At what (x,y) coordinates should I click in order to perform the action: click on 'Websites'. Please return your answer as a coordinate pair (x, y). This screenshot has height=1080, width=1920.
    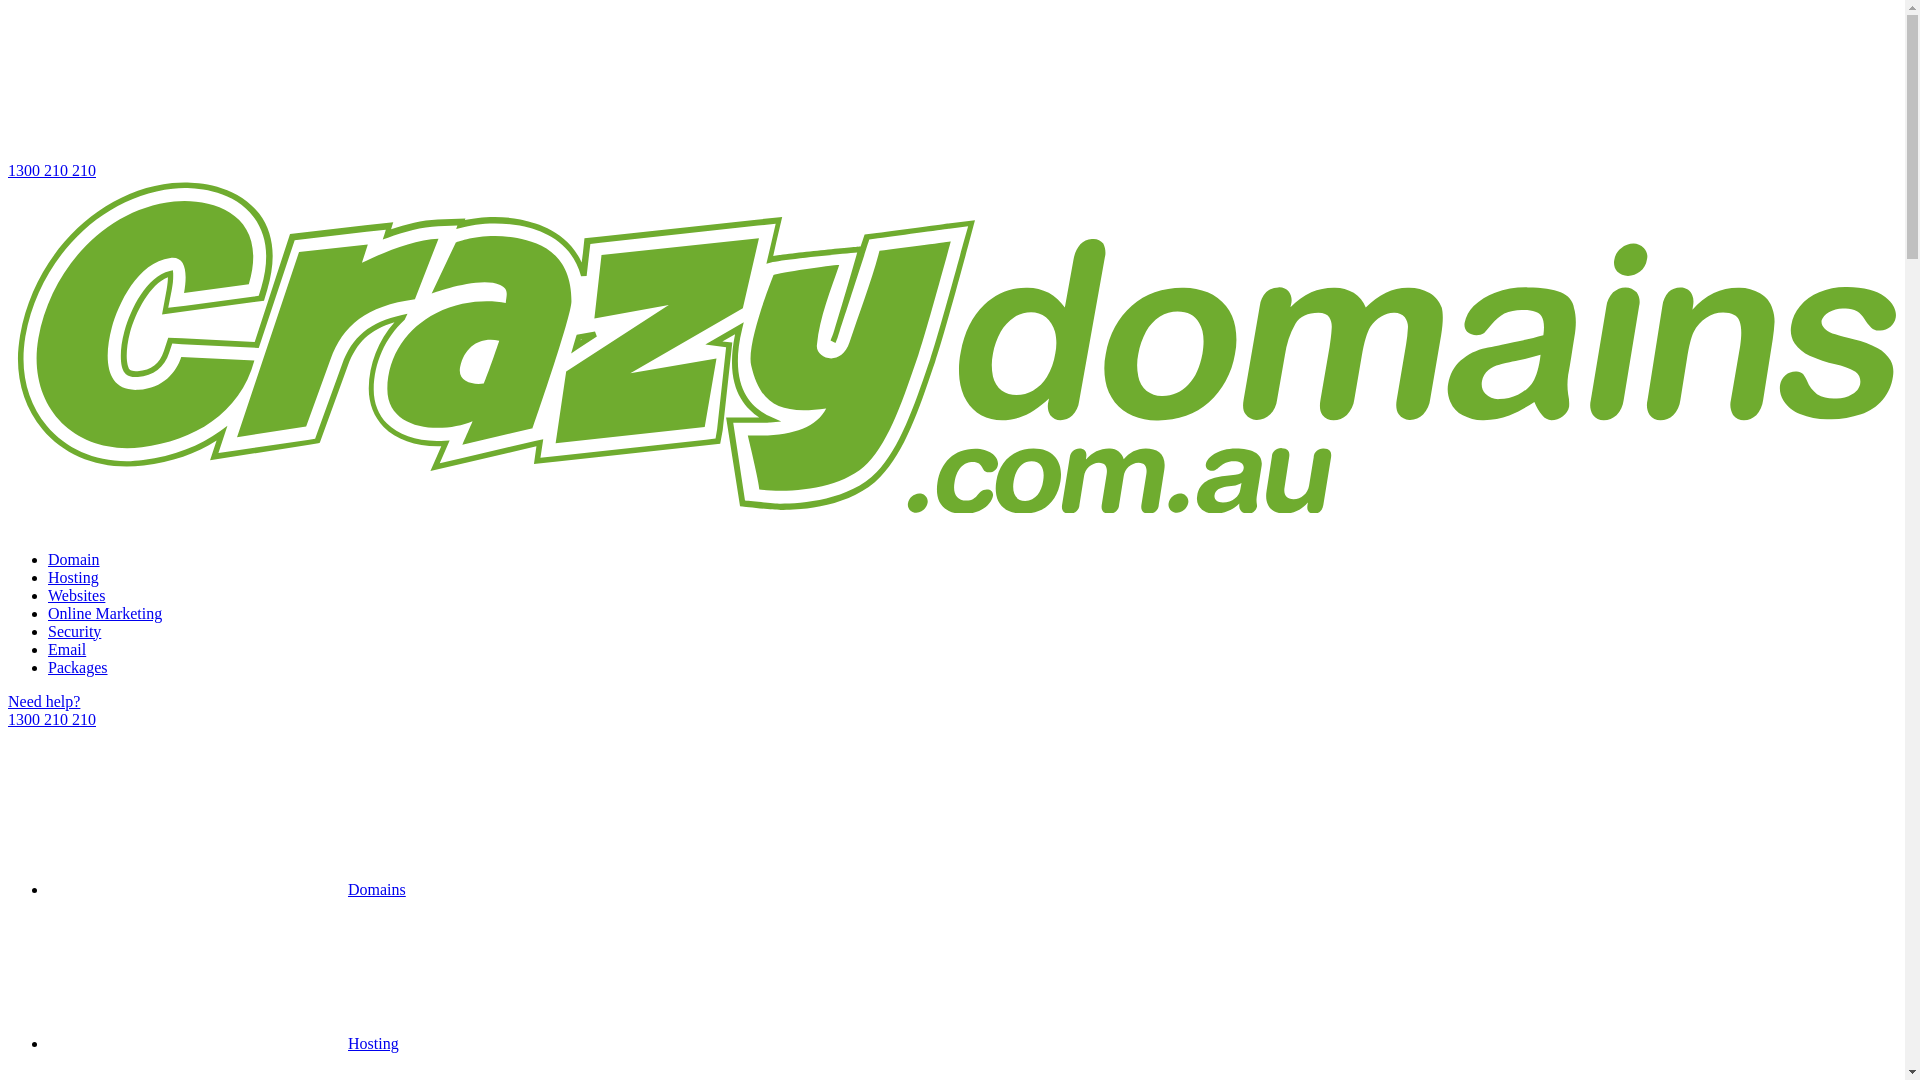
    Looking at the image, I should click on (76, 594).